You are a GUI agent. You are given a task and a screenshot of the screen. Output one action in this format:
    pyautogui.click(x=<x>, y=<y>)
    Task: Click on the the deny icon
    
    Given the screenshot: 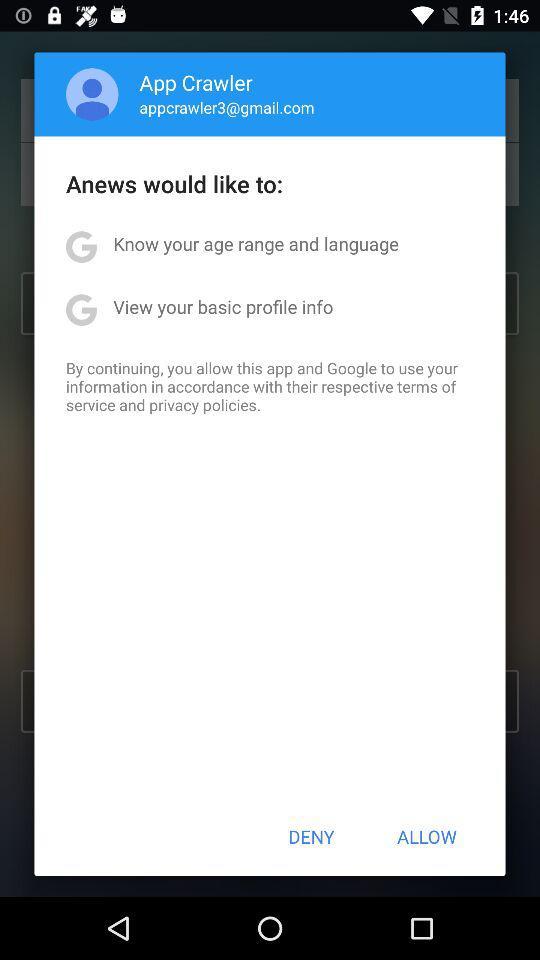 What is the action you would take?
    pyautogui.click(x=311, y=836)
    